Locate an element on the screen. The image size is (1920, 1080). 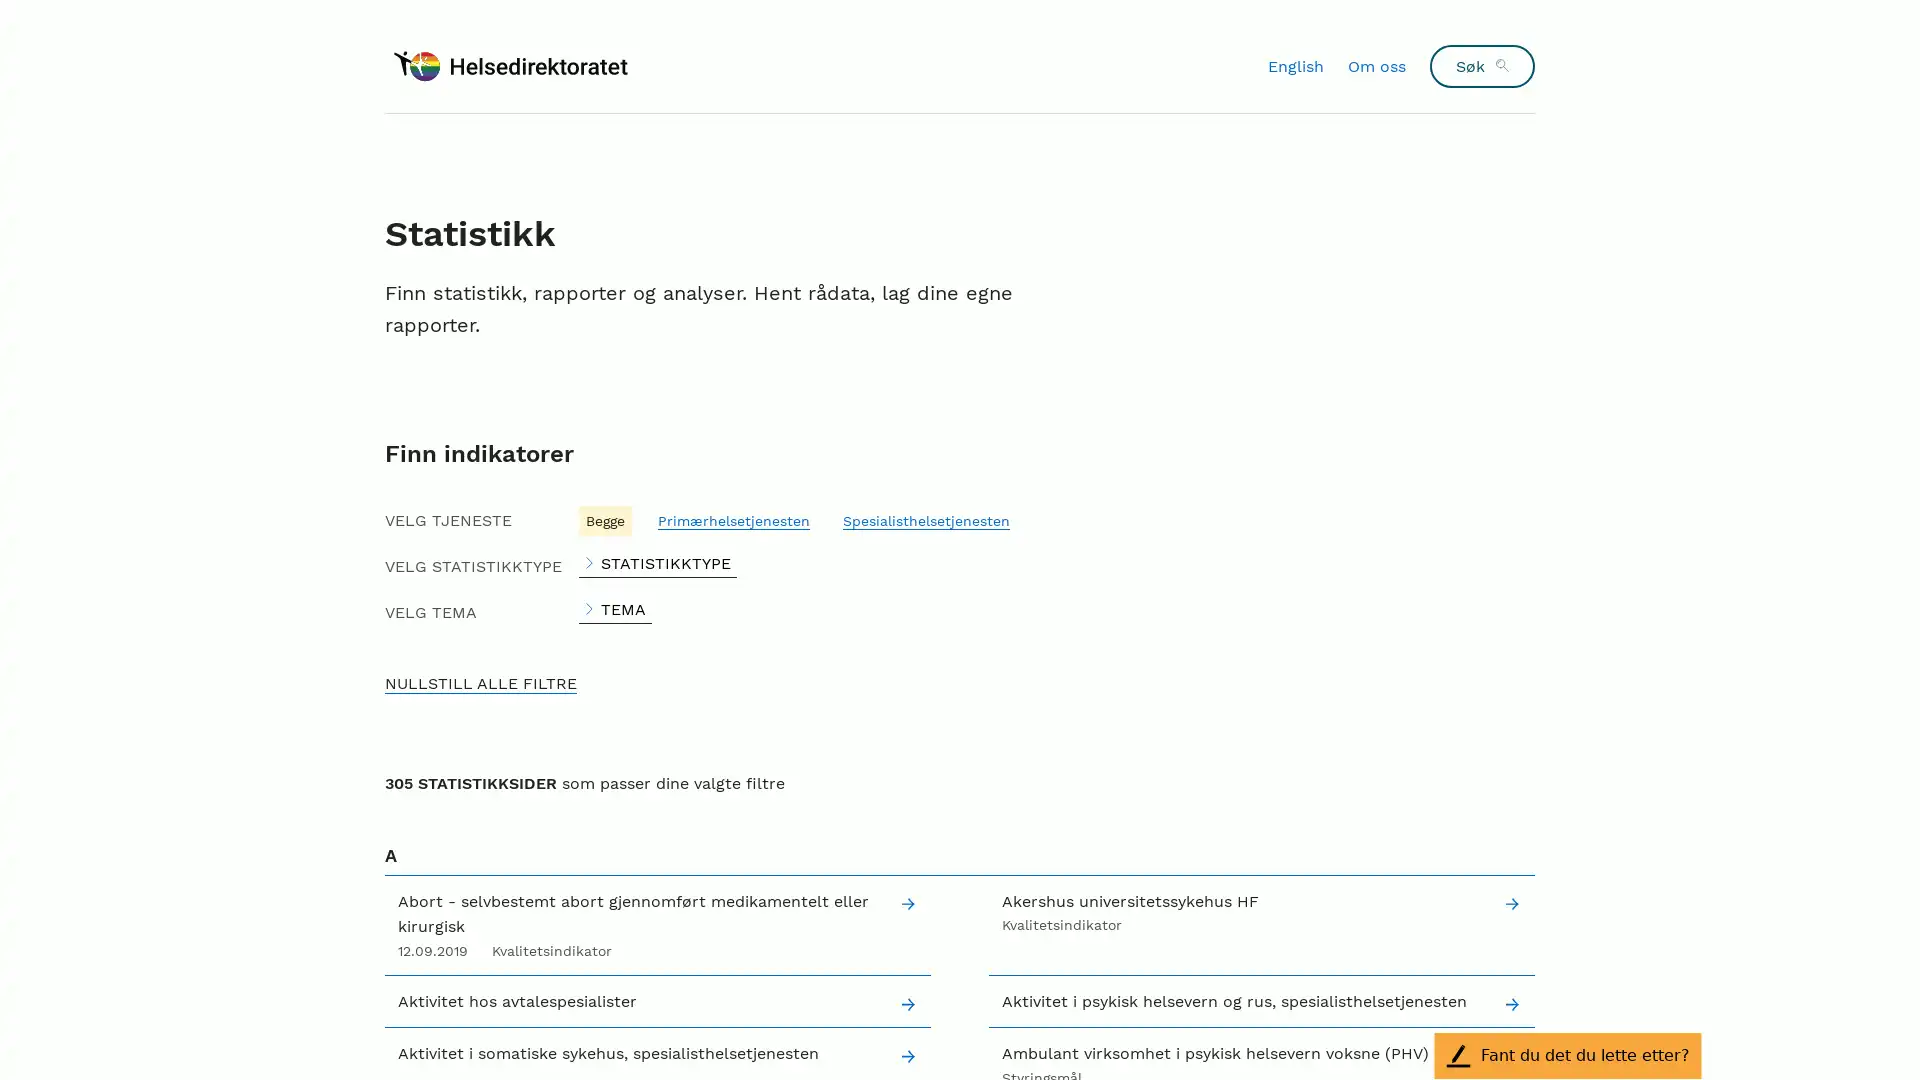
Fant du det du lette etter? is located at coordinates (1566, 1054).